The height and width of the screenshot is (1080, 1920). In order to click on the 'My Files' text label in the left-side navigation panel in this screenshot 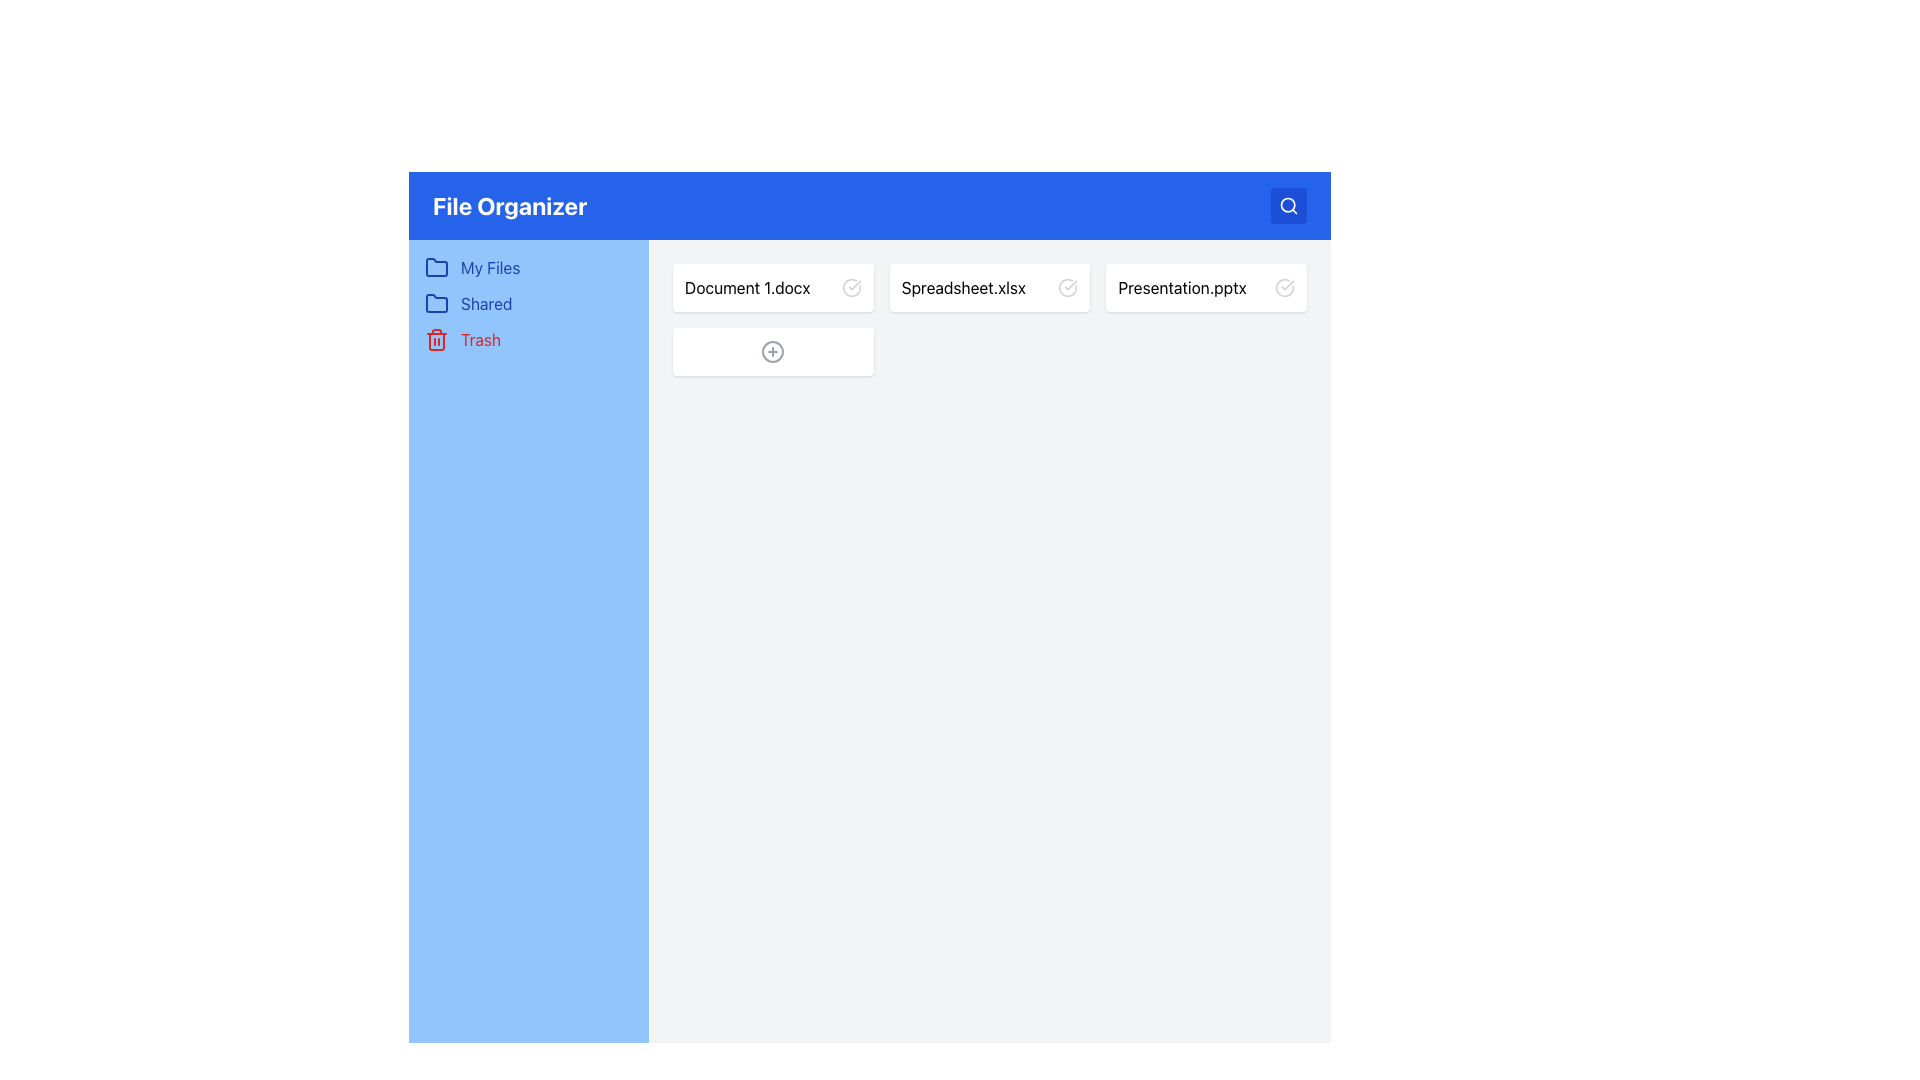, I will do `click(490, 266)`.